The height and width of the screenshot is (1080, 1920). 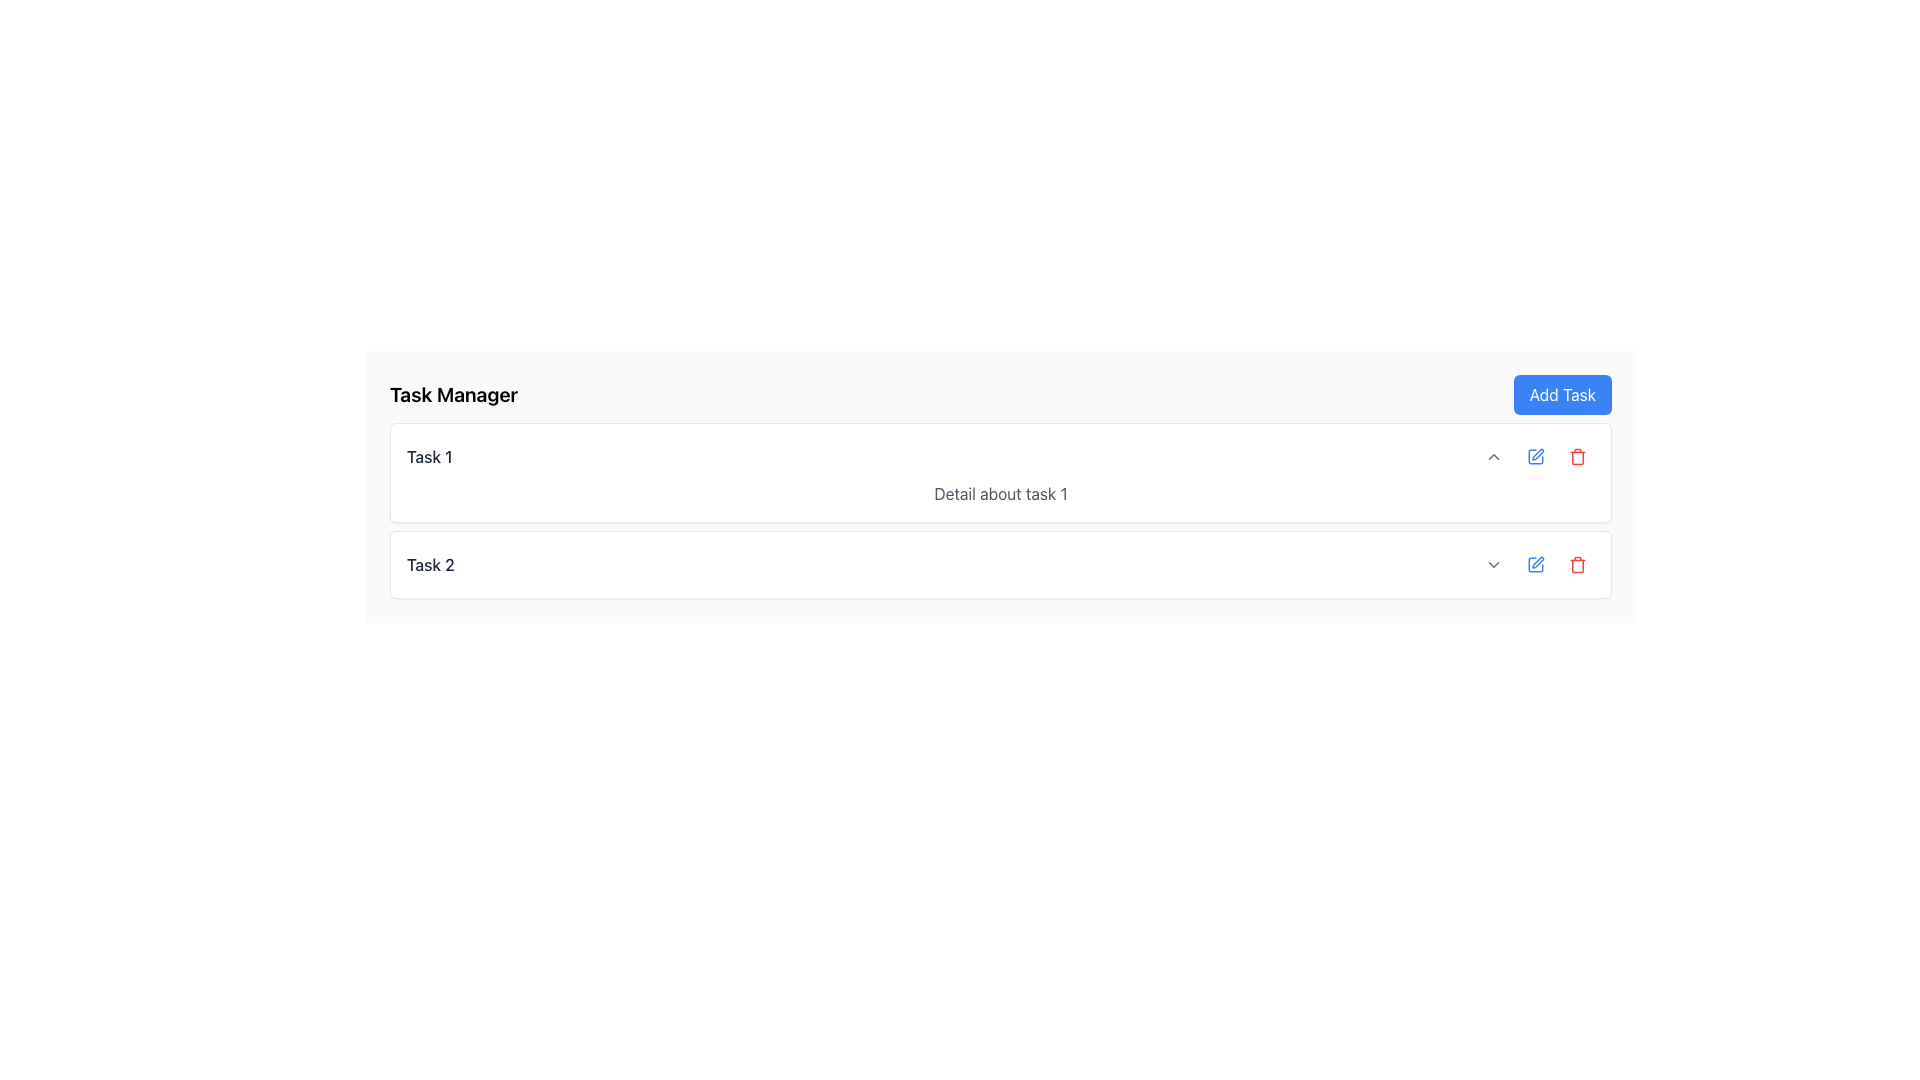 What do you see at coordinates (1577, 456) in the screenshot?
I see `the delete button located to the right of 'Task 1'` at bounding box center [1577, 456].